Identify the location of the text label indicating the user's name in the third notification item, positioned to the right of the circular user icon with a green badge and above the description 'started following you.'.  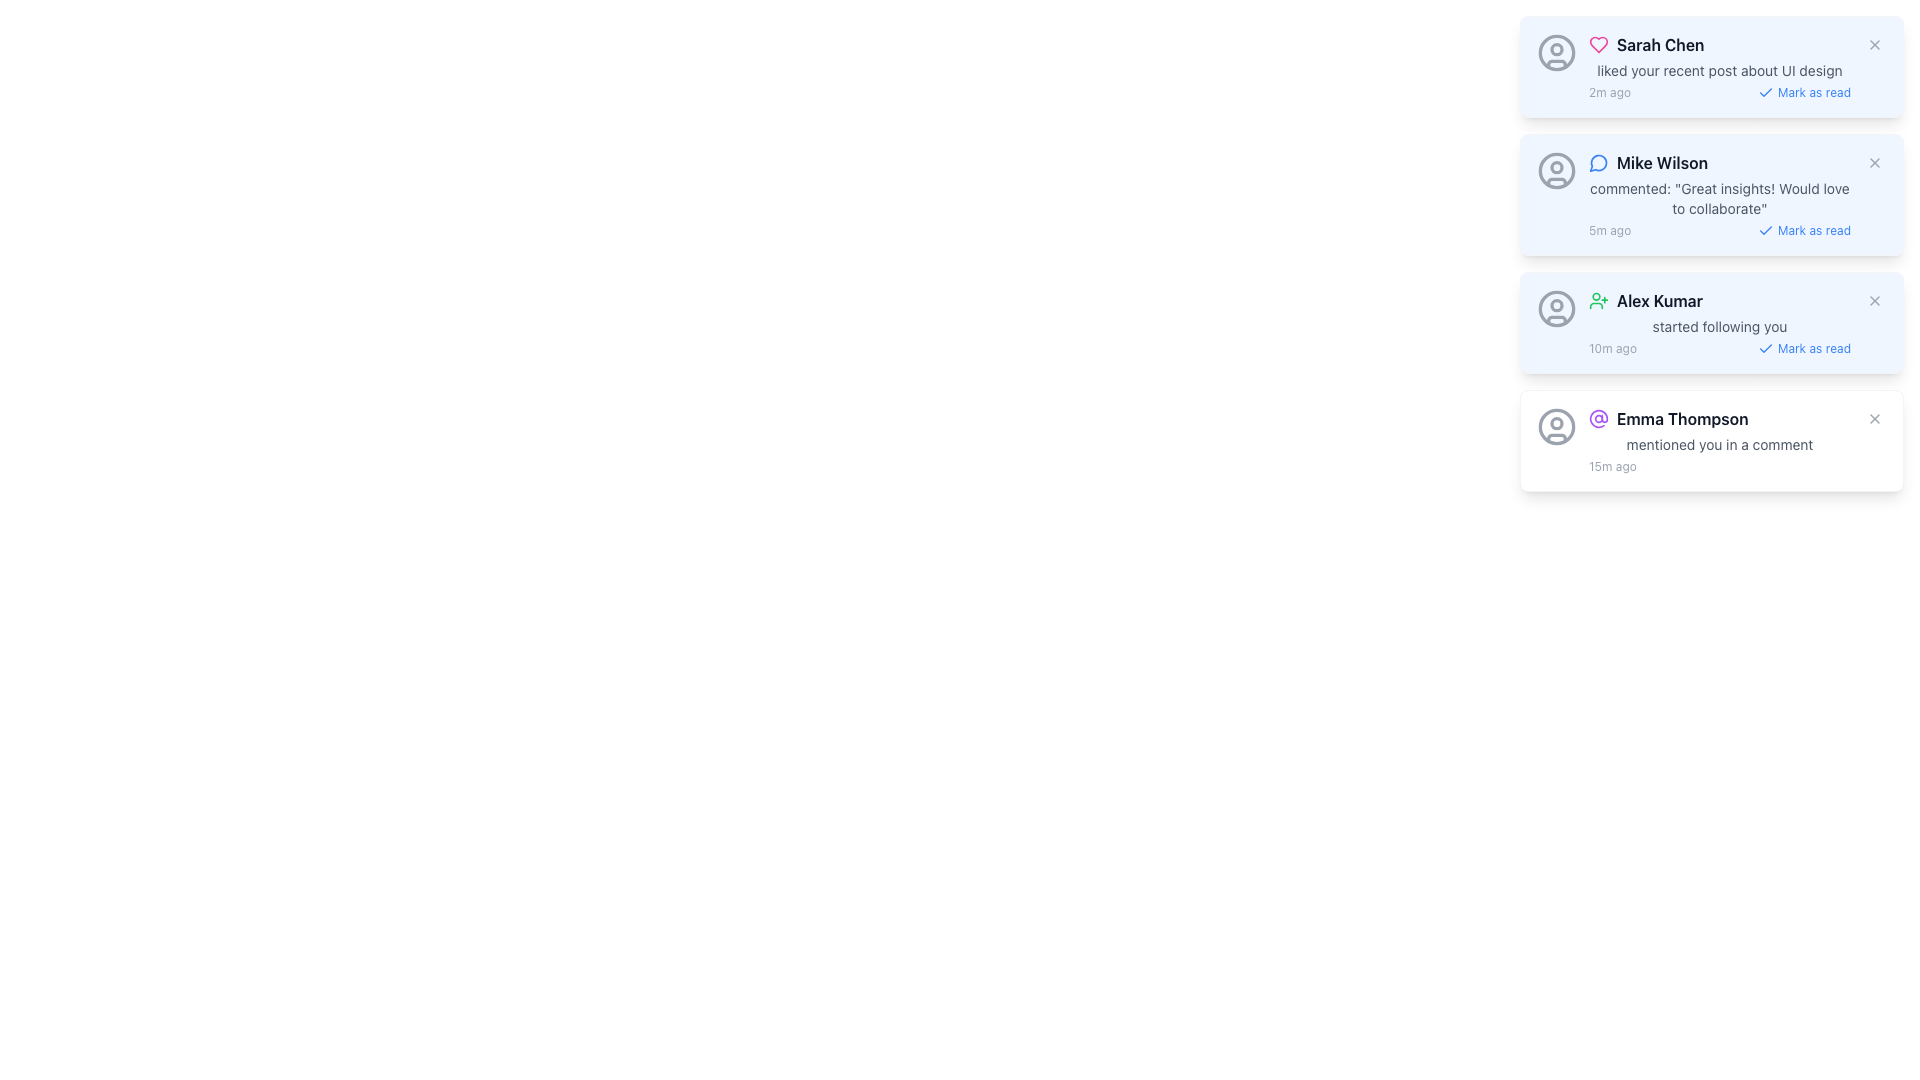
(1660, 300).